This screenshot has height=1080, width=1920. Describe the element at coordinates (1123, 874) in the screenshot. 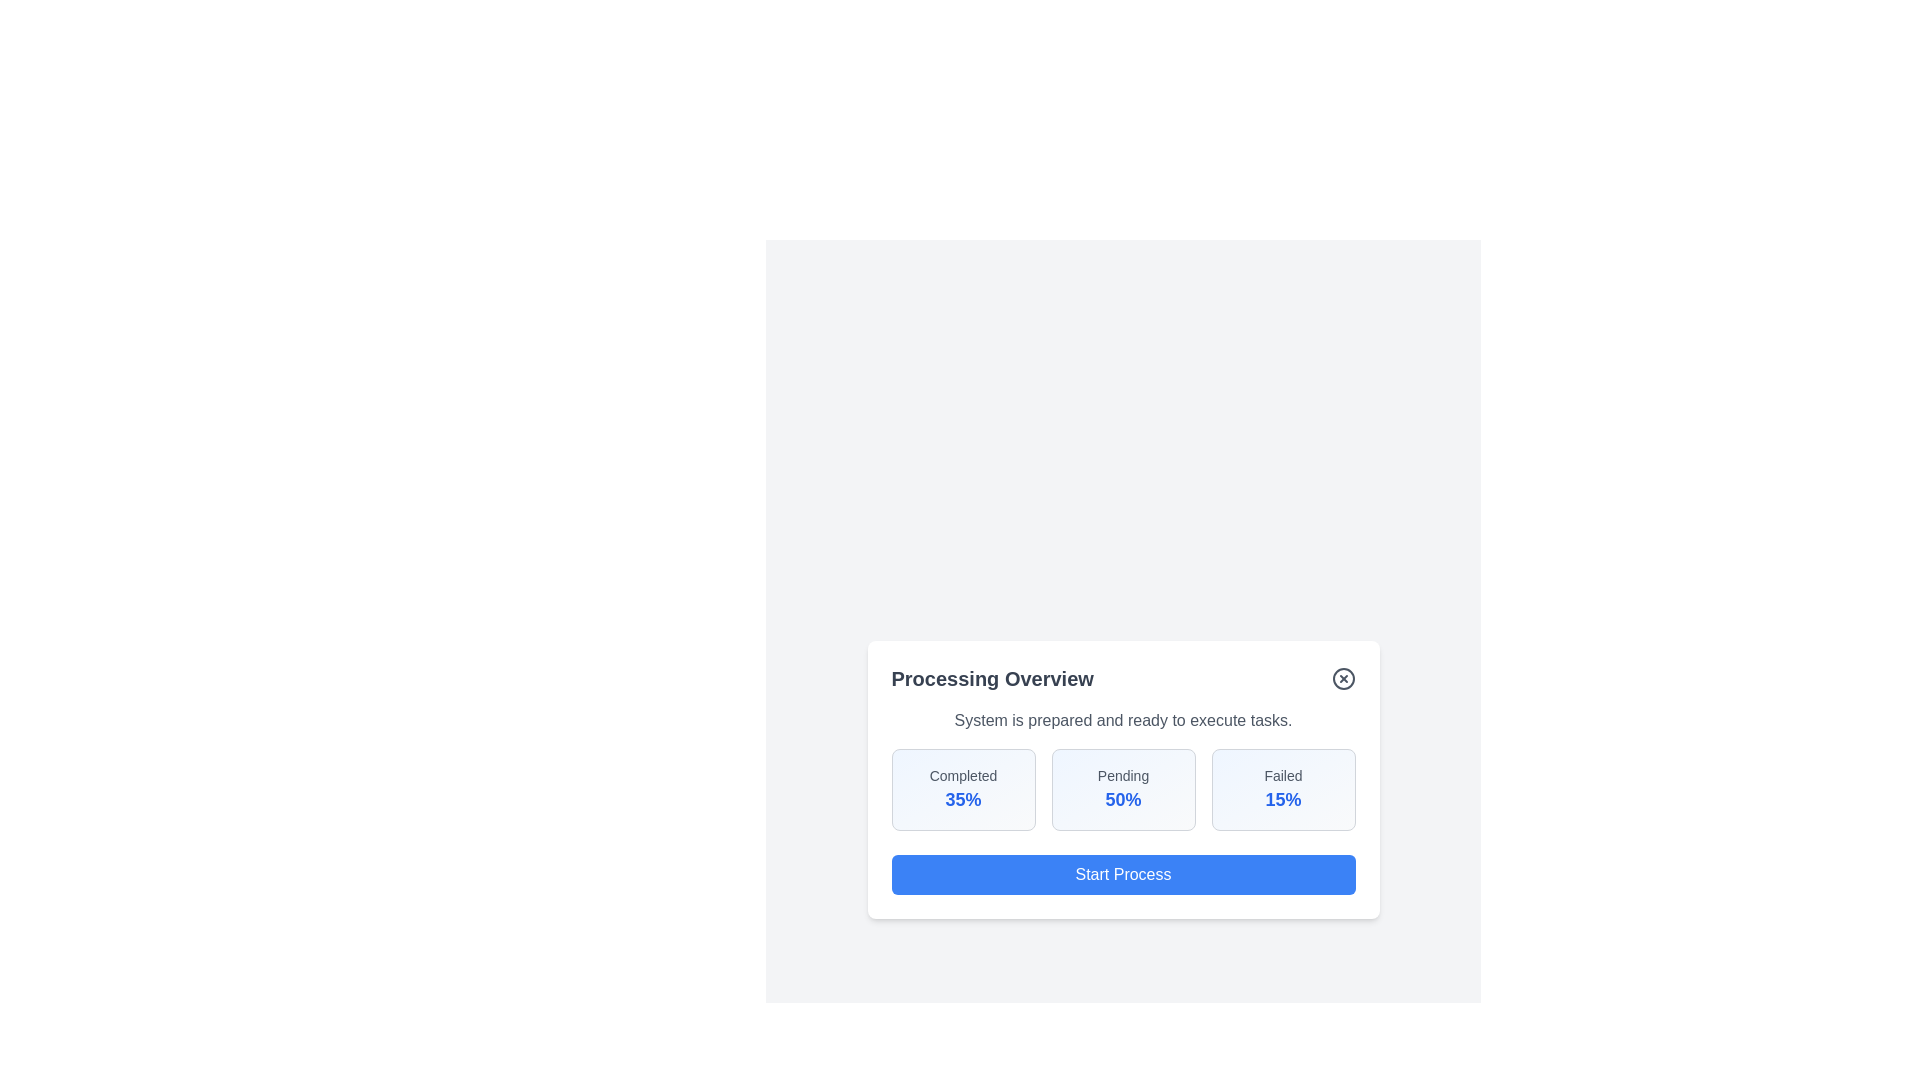

I see `'Start Process' button to initiate the process` at that location.